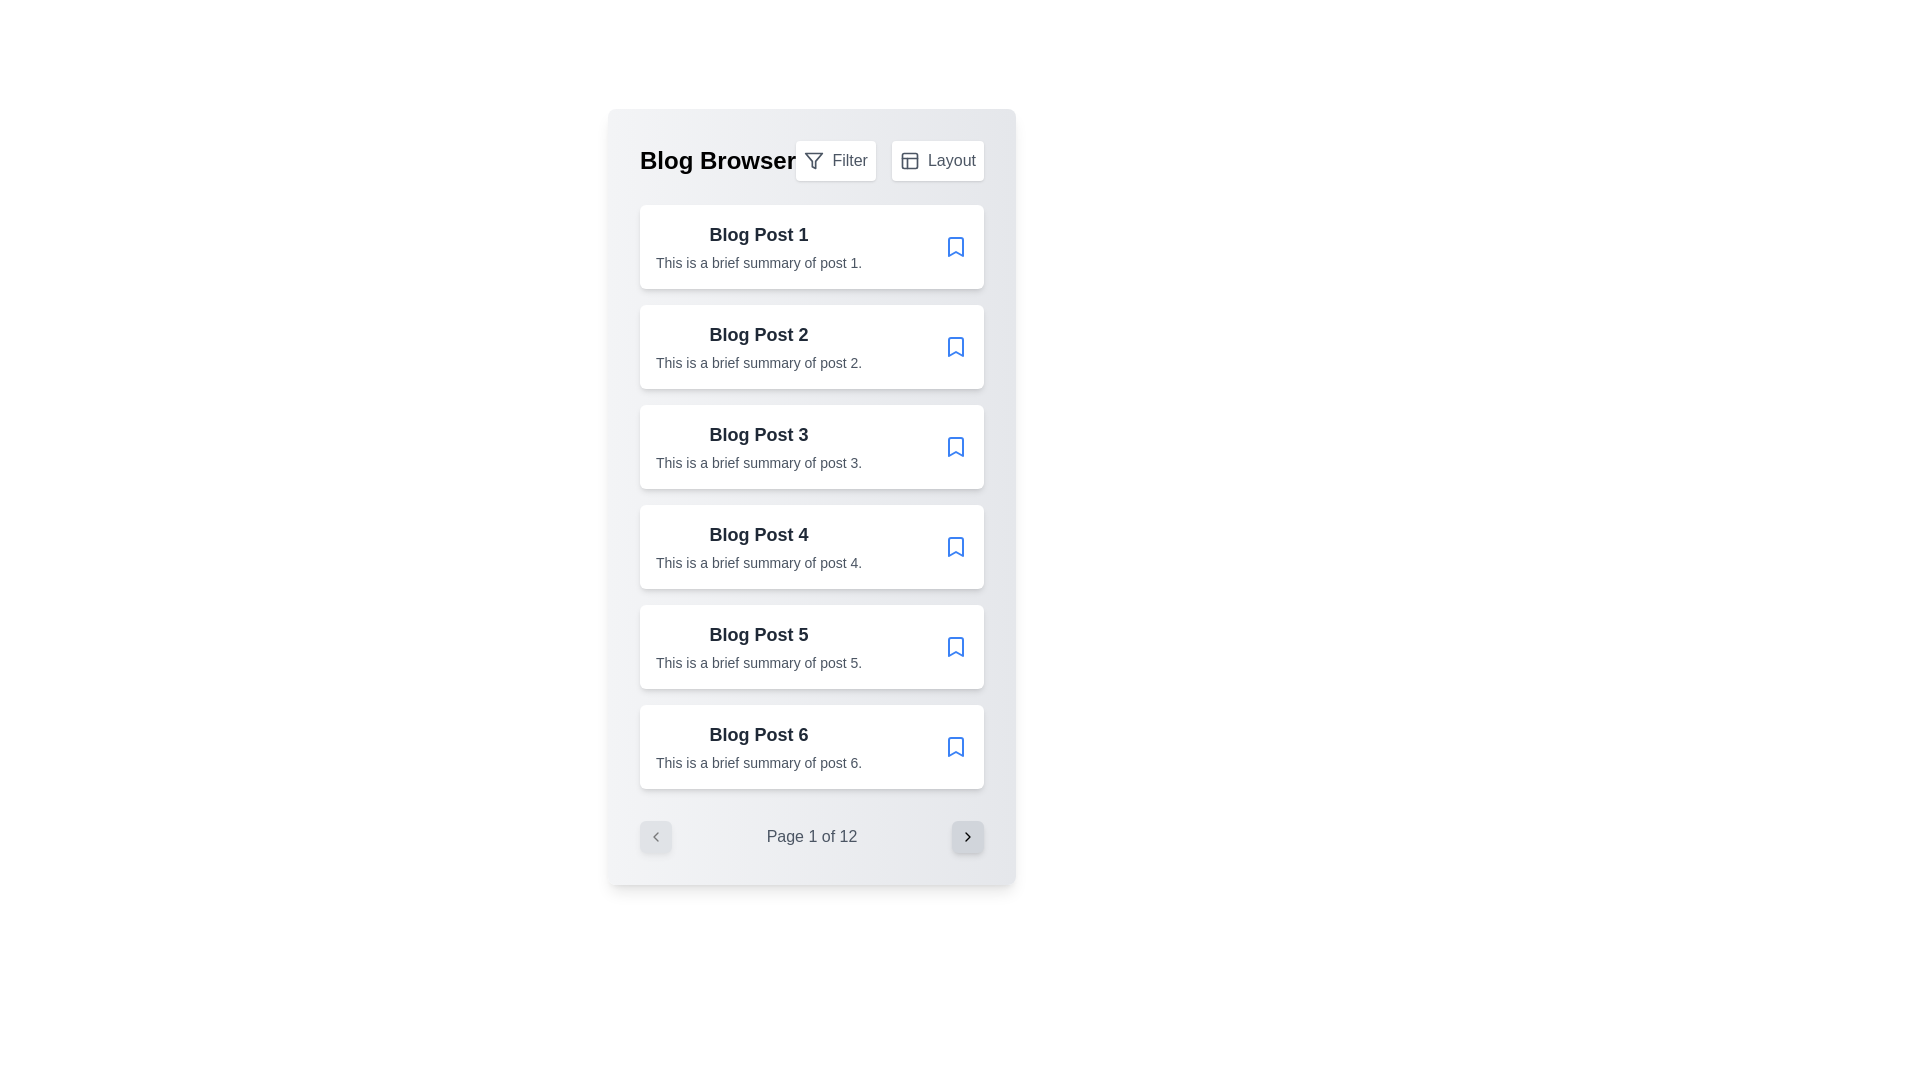 The height and width of the screenshot is (1080, 1920). I want to click on the bookmark icon associated with 'Blog Post 3' to bookmark the post for future reference, so click(954, 446).